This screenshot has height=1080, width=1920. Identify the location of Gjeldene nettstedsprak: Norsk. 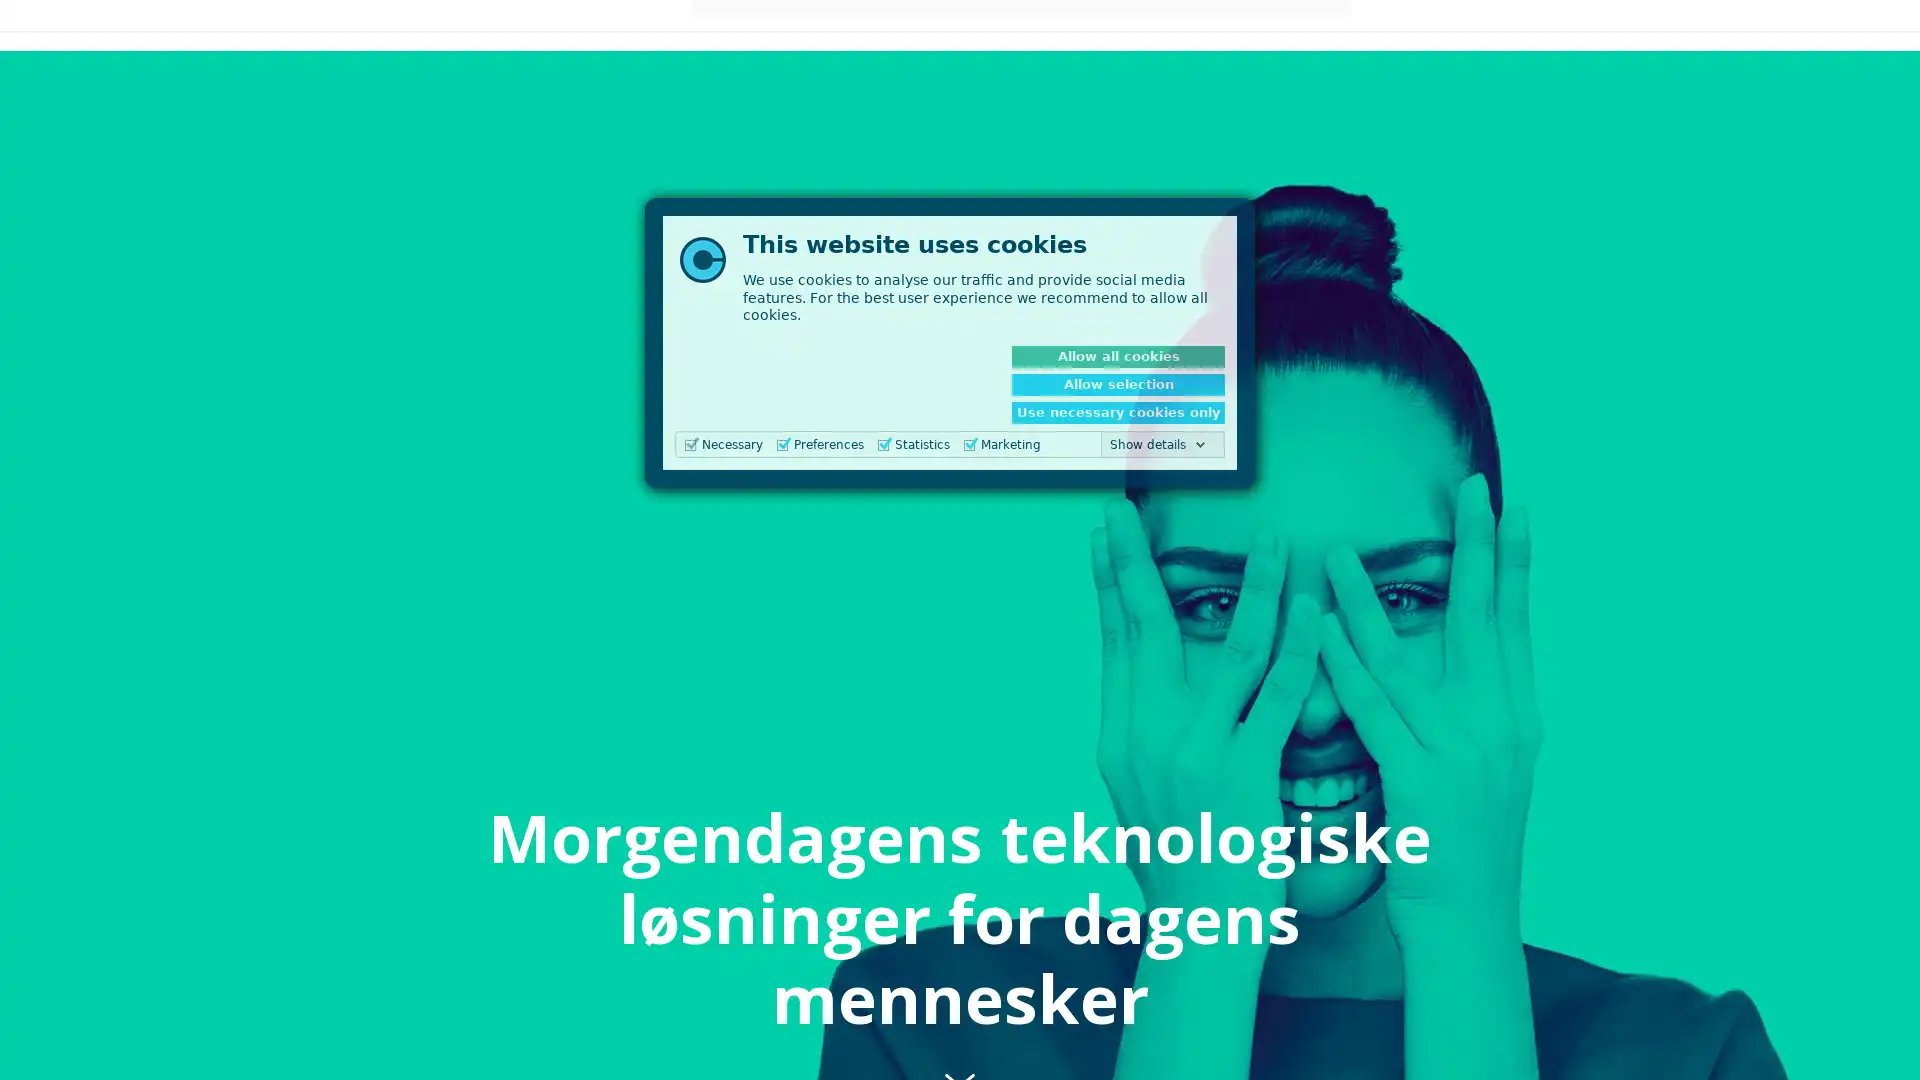
(1533, 39).